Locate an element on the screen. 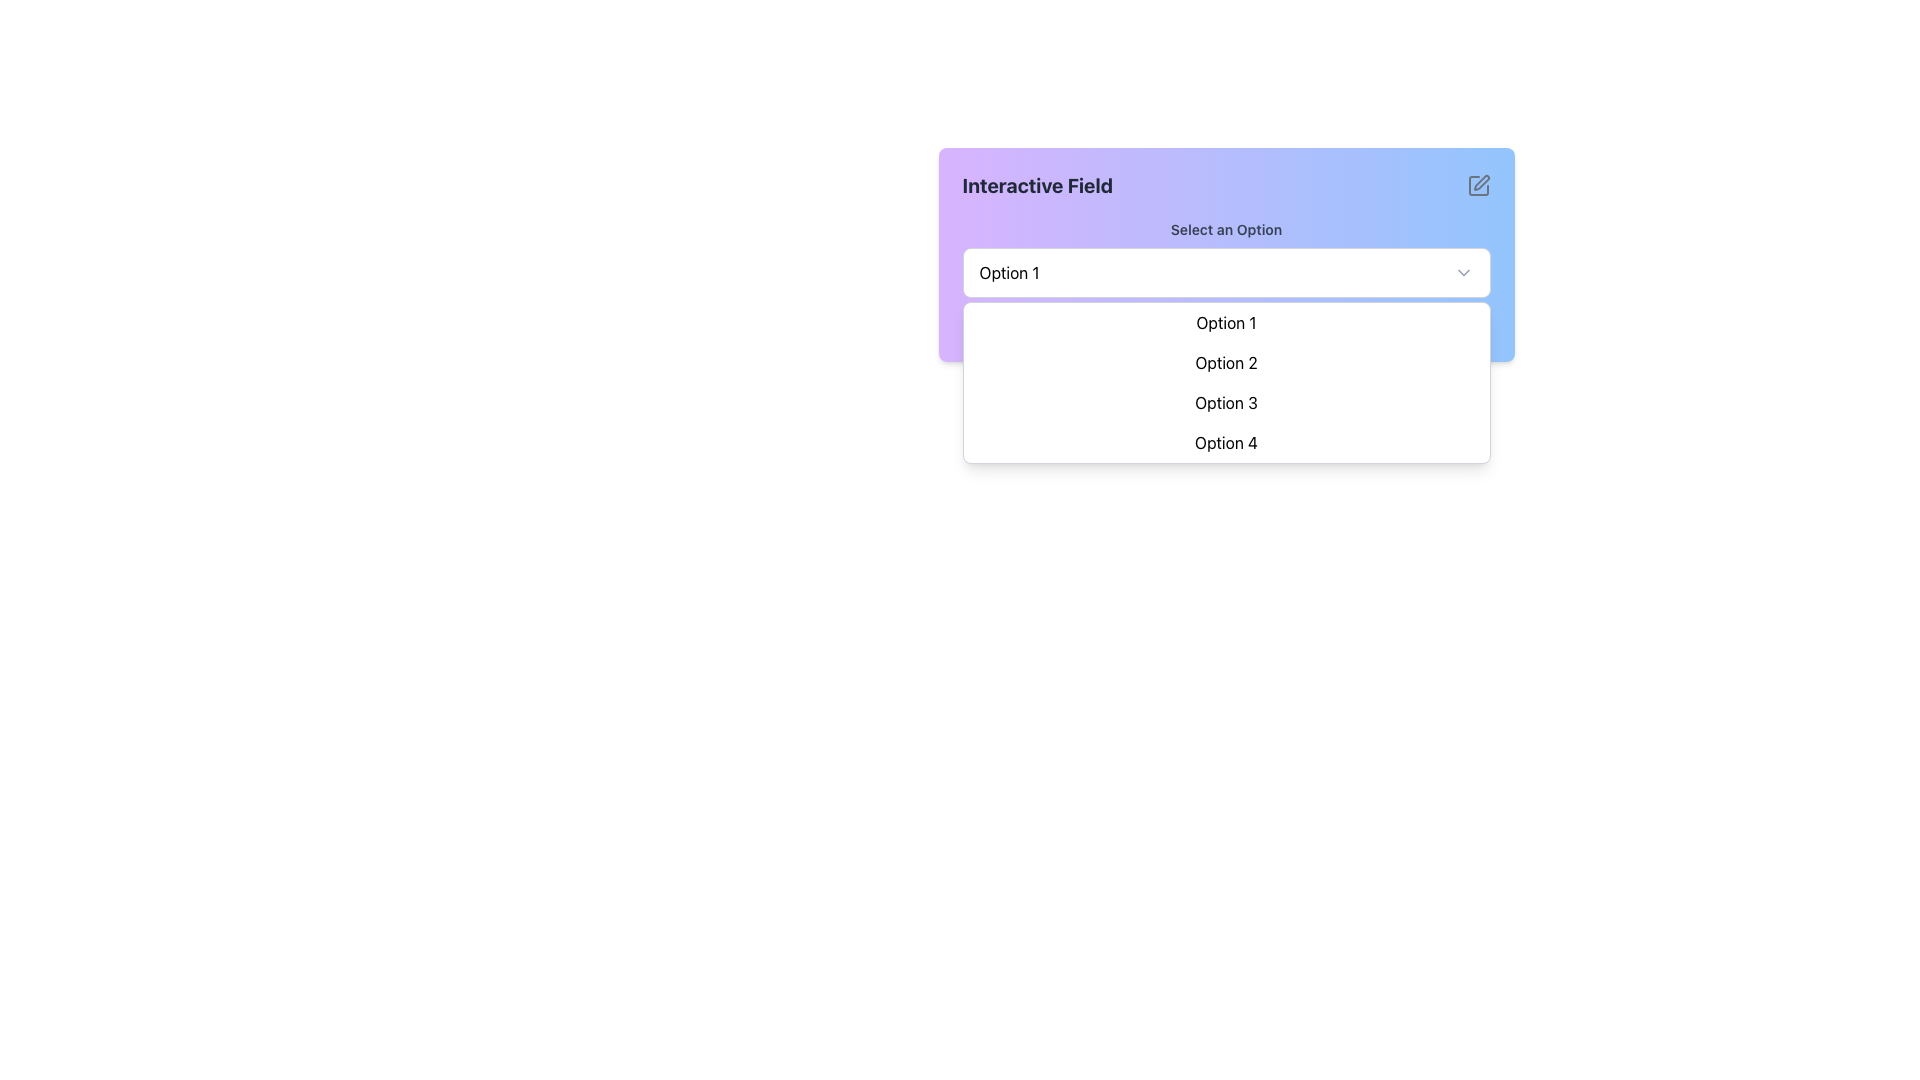  the 'Option 4' selectable item in the dropdown menu is located at coordinates (1225, 442).